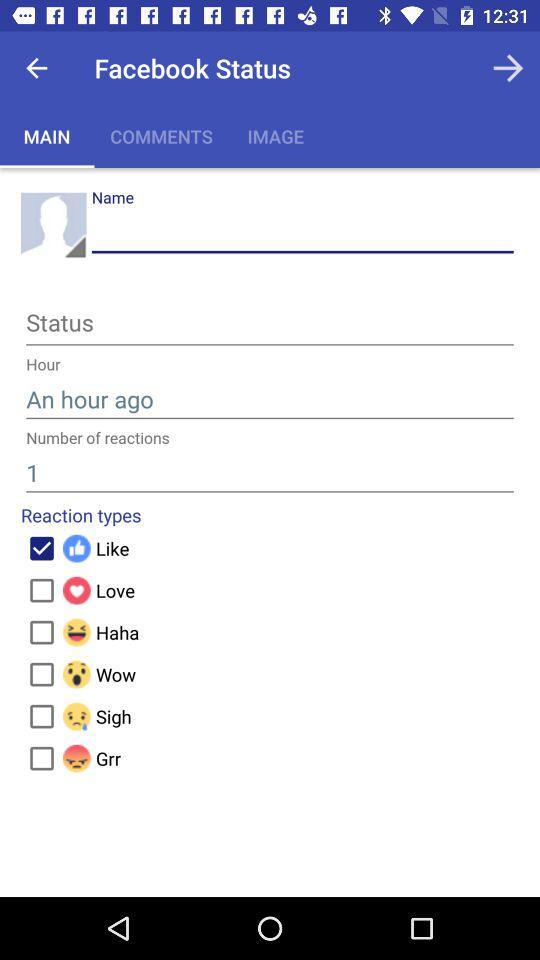 This screenshot has width=540, height=960. What do you see at coordinates (270, 326) in the screenshot?
I see `type status` at bounding box center [270, 326].